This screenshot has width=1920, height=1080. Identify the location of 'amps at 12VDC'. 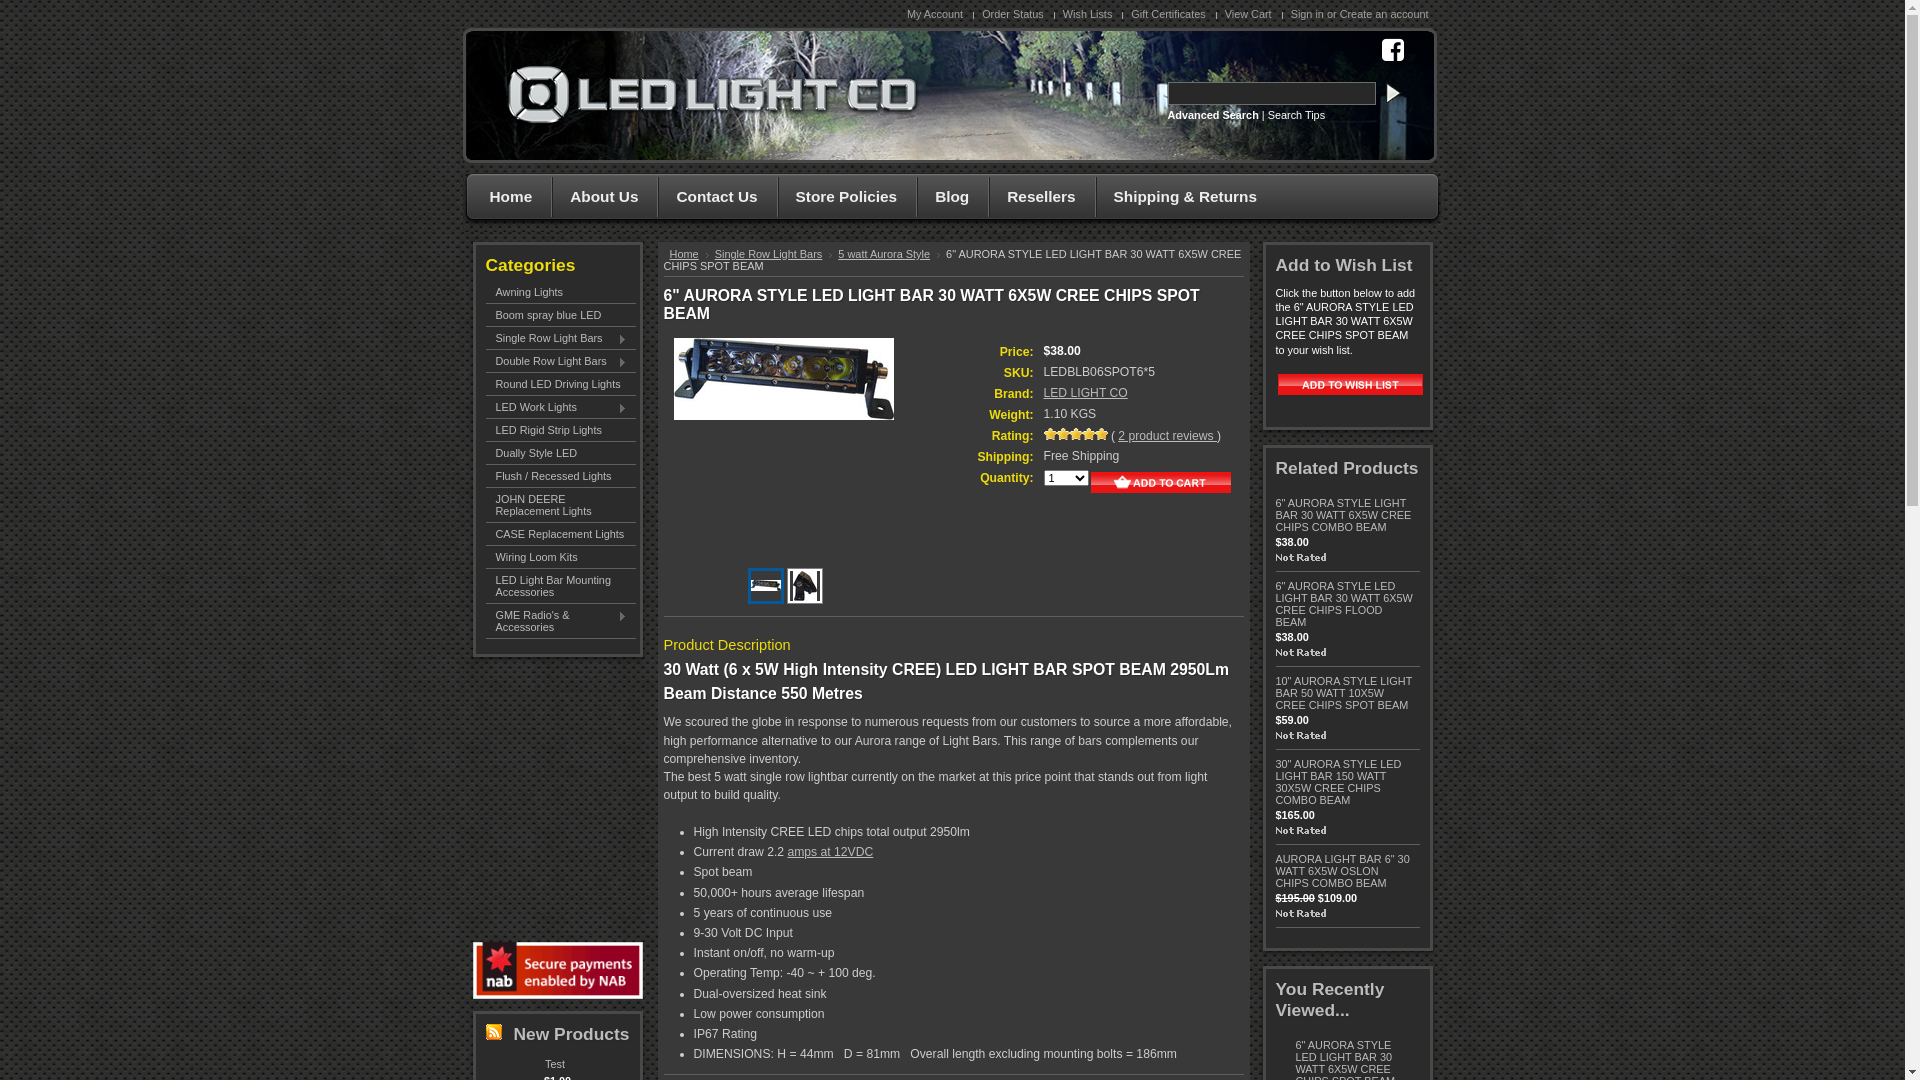
(830, 852).